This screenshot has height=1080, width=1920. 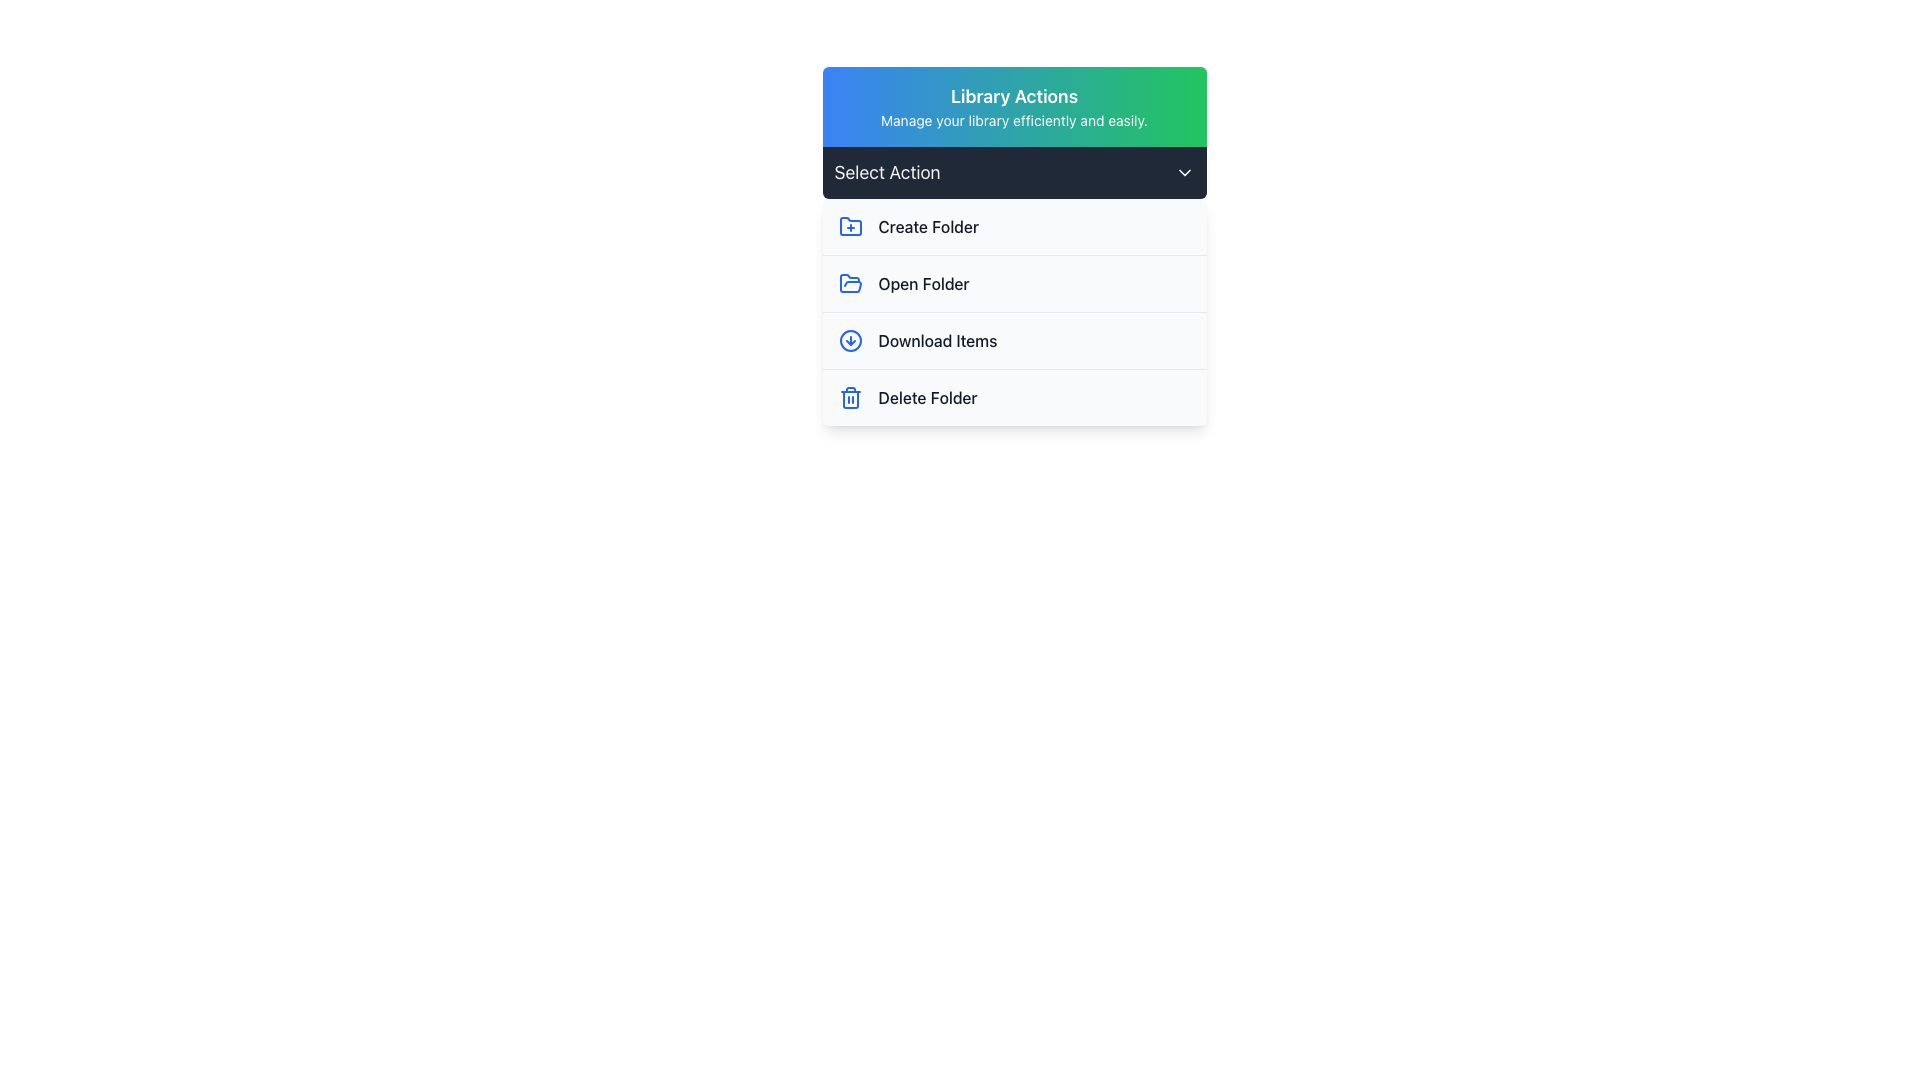 I want to click on the visual reference icon, so click(x=850, y=284).